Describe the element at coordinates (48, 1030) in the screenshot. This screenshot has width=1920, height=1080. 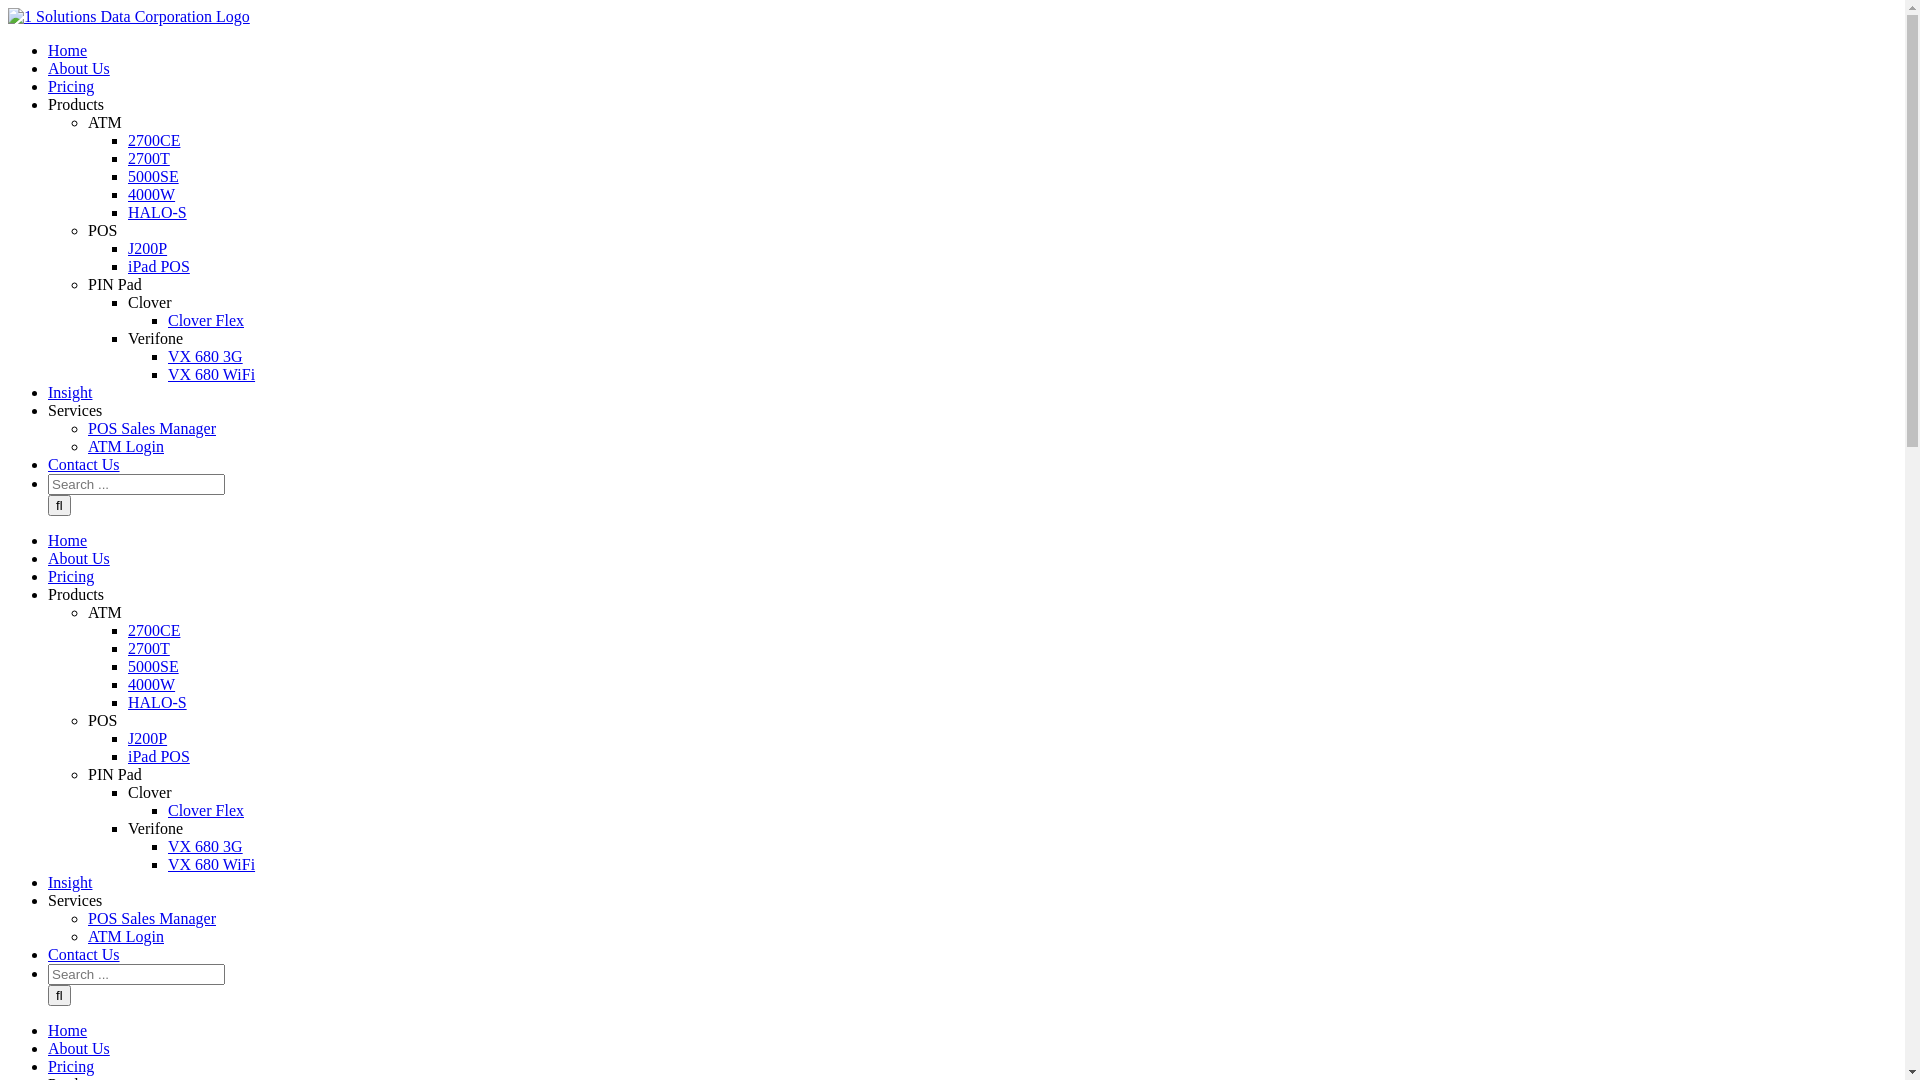
I see `'Home'` at that location.